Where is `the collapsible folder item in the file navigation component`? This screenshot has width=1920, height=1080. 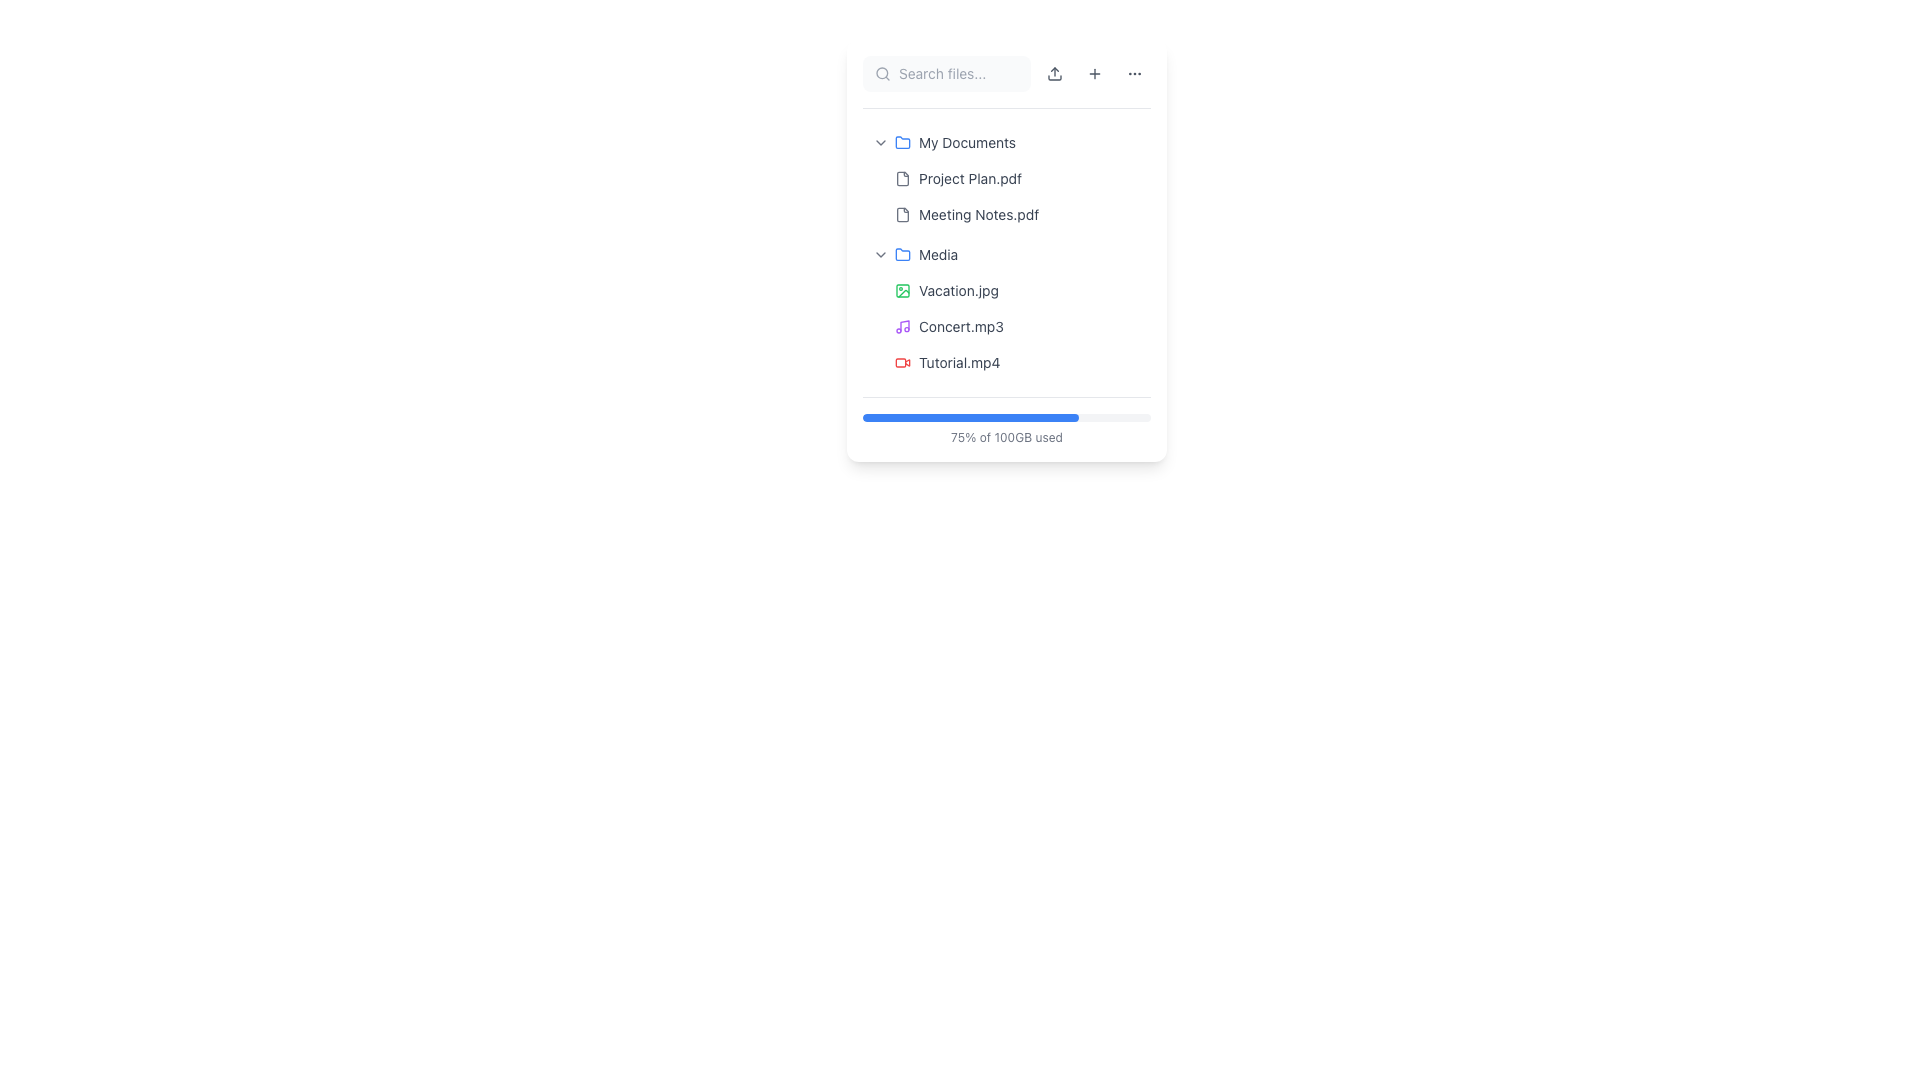
the collapsible folder item in the file navigation component is located at coordinates (1007, 253).